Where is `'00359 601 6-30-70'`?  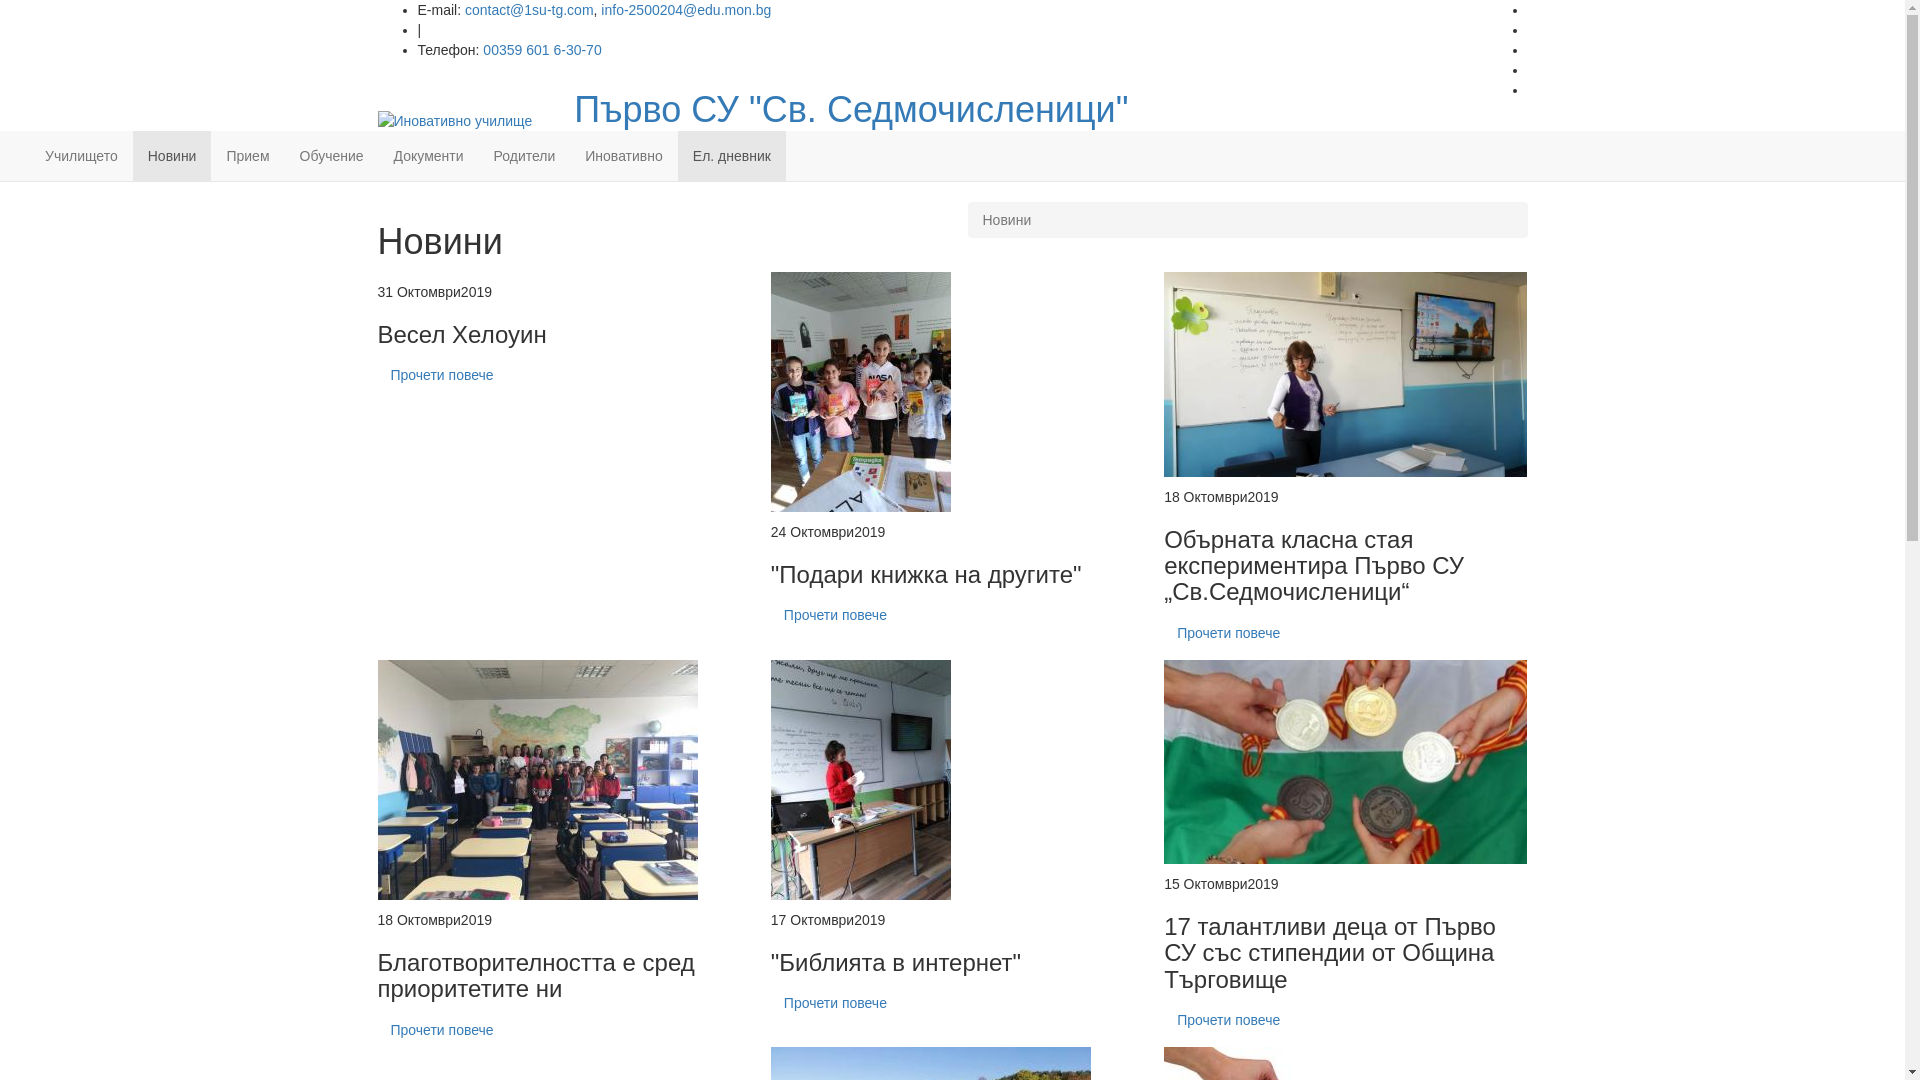
'00359 601 6-30-70' is located at coordinates (542, 49).